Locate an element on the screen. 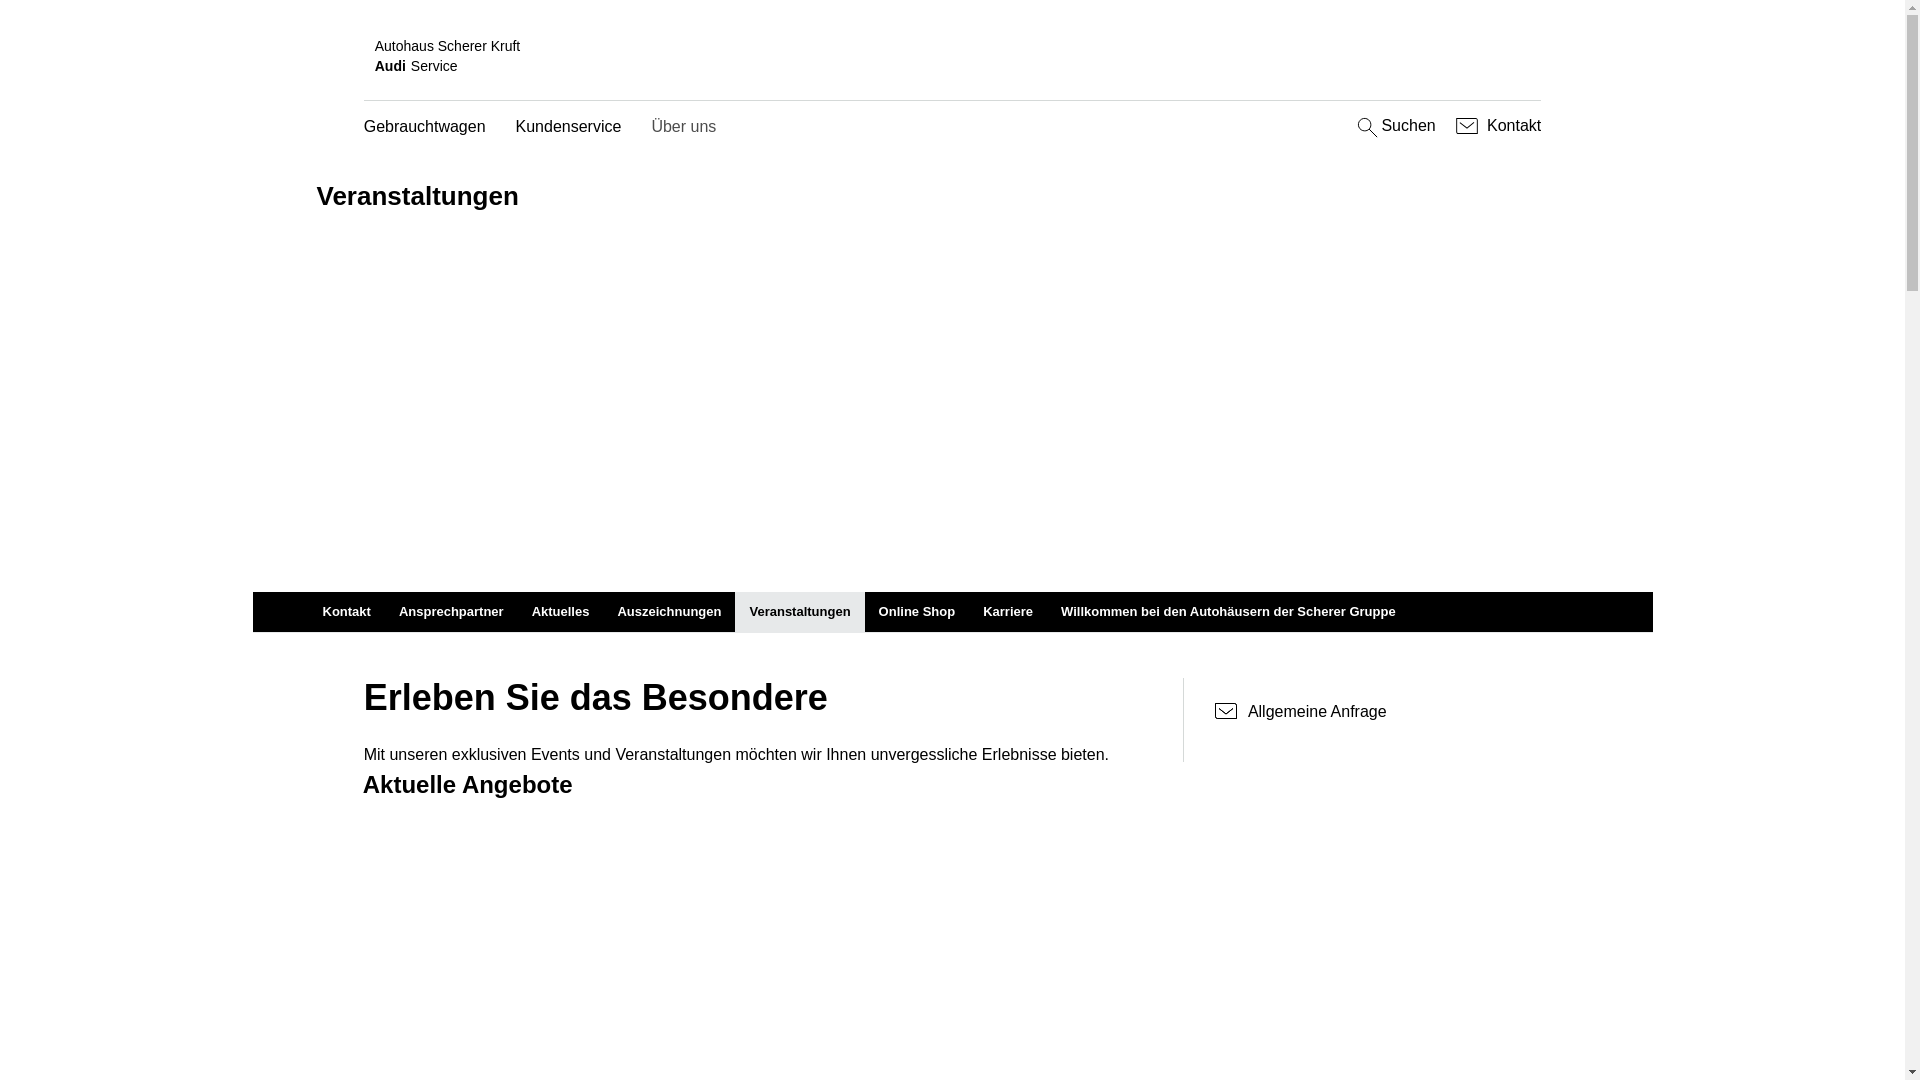  'Auszeichnungen' is located at coordinates (668, 611).